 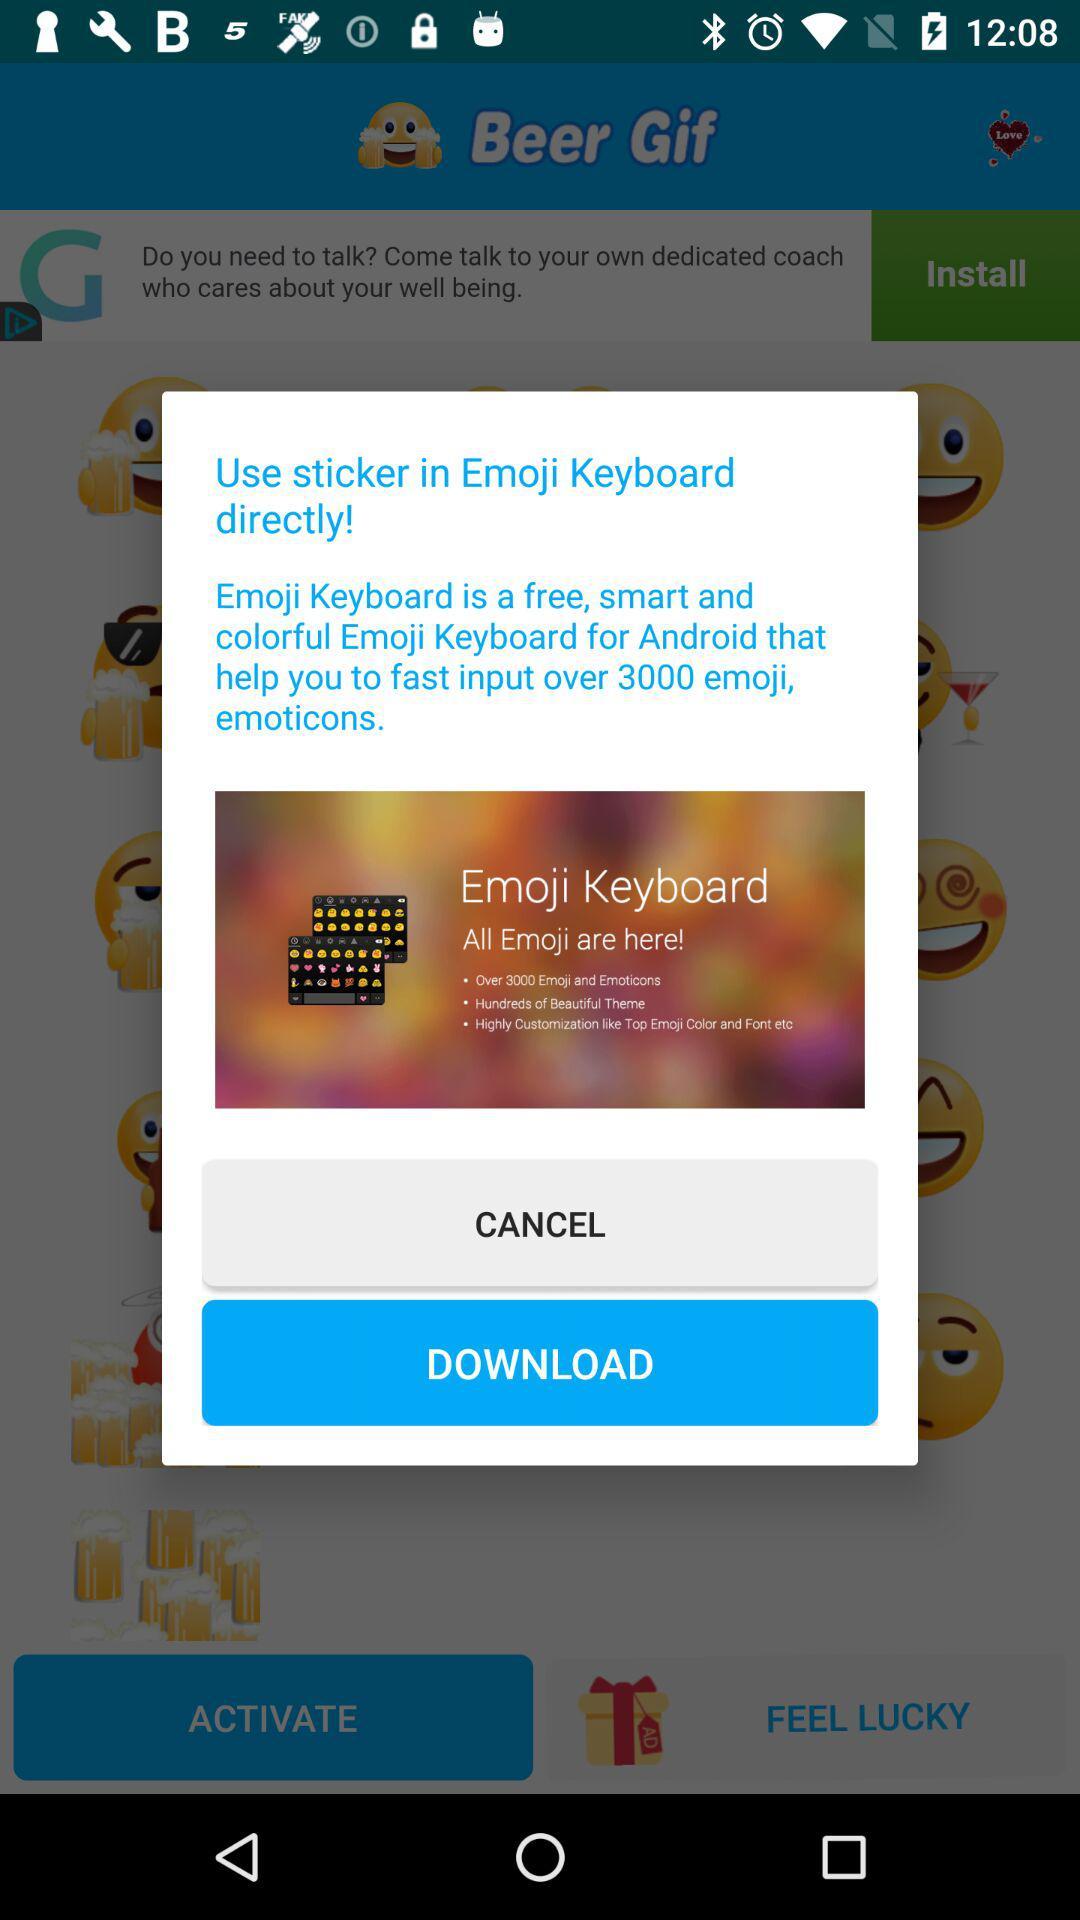 What do you see at coordinates (540, 1222) in the screenshot?
I see `item above the download icon` at bounding box center [540, 1222].